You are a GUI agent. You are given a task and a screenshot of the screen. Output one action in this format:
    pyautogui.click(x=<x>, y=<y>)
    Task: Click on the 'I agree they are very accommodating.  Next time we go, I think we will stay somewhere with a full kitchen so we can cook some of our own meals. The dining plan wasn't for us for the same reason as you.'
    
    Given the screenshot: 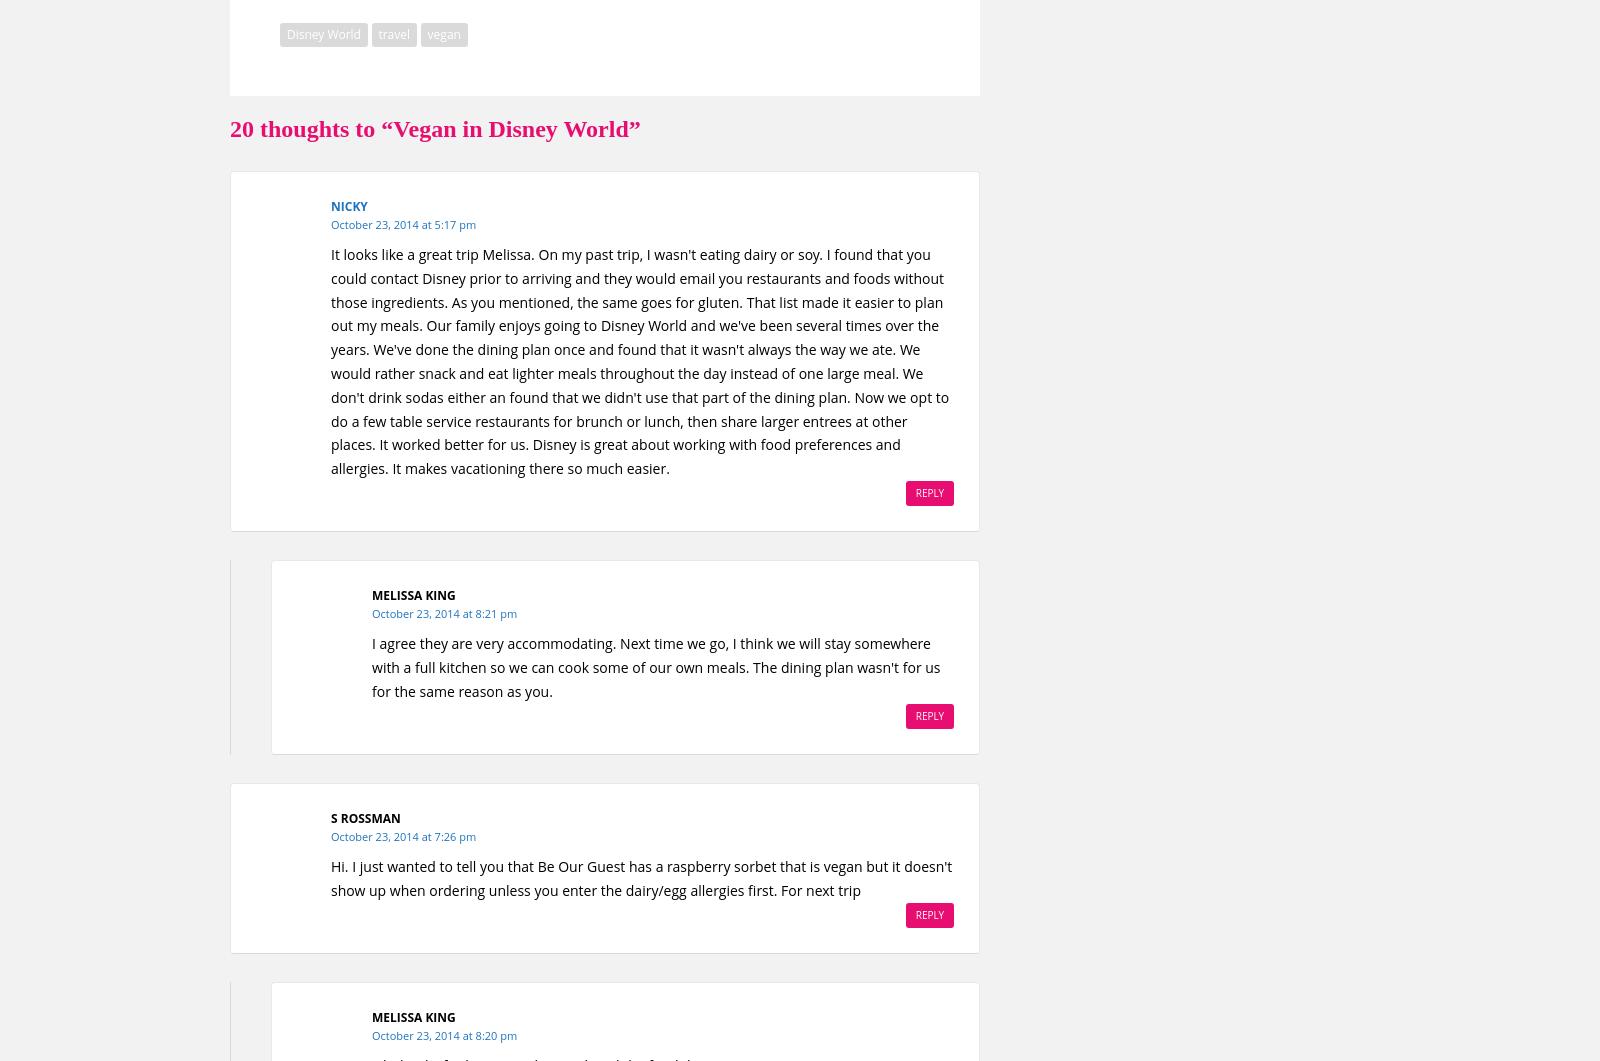 What is the action you would take?
    pyautogui.click(x=656, y=666)
    